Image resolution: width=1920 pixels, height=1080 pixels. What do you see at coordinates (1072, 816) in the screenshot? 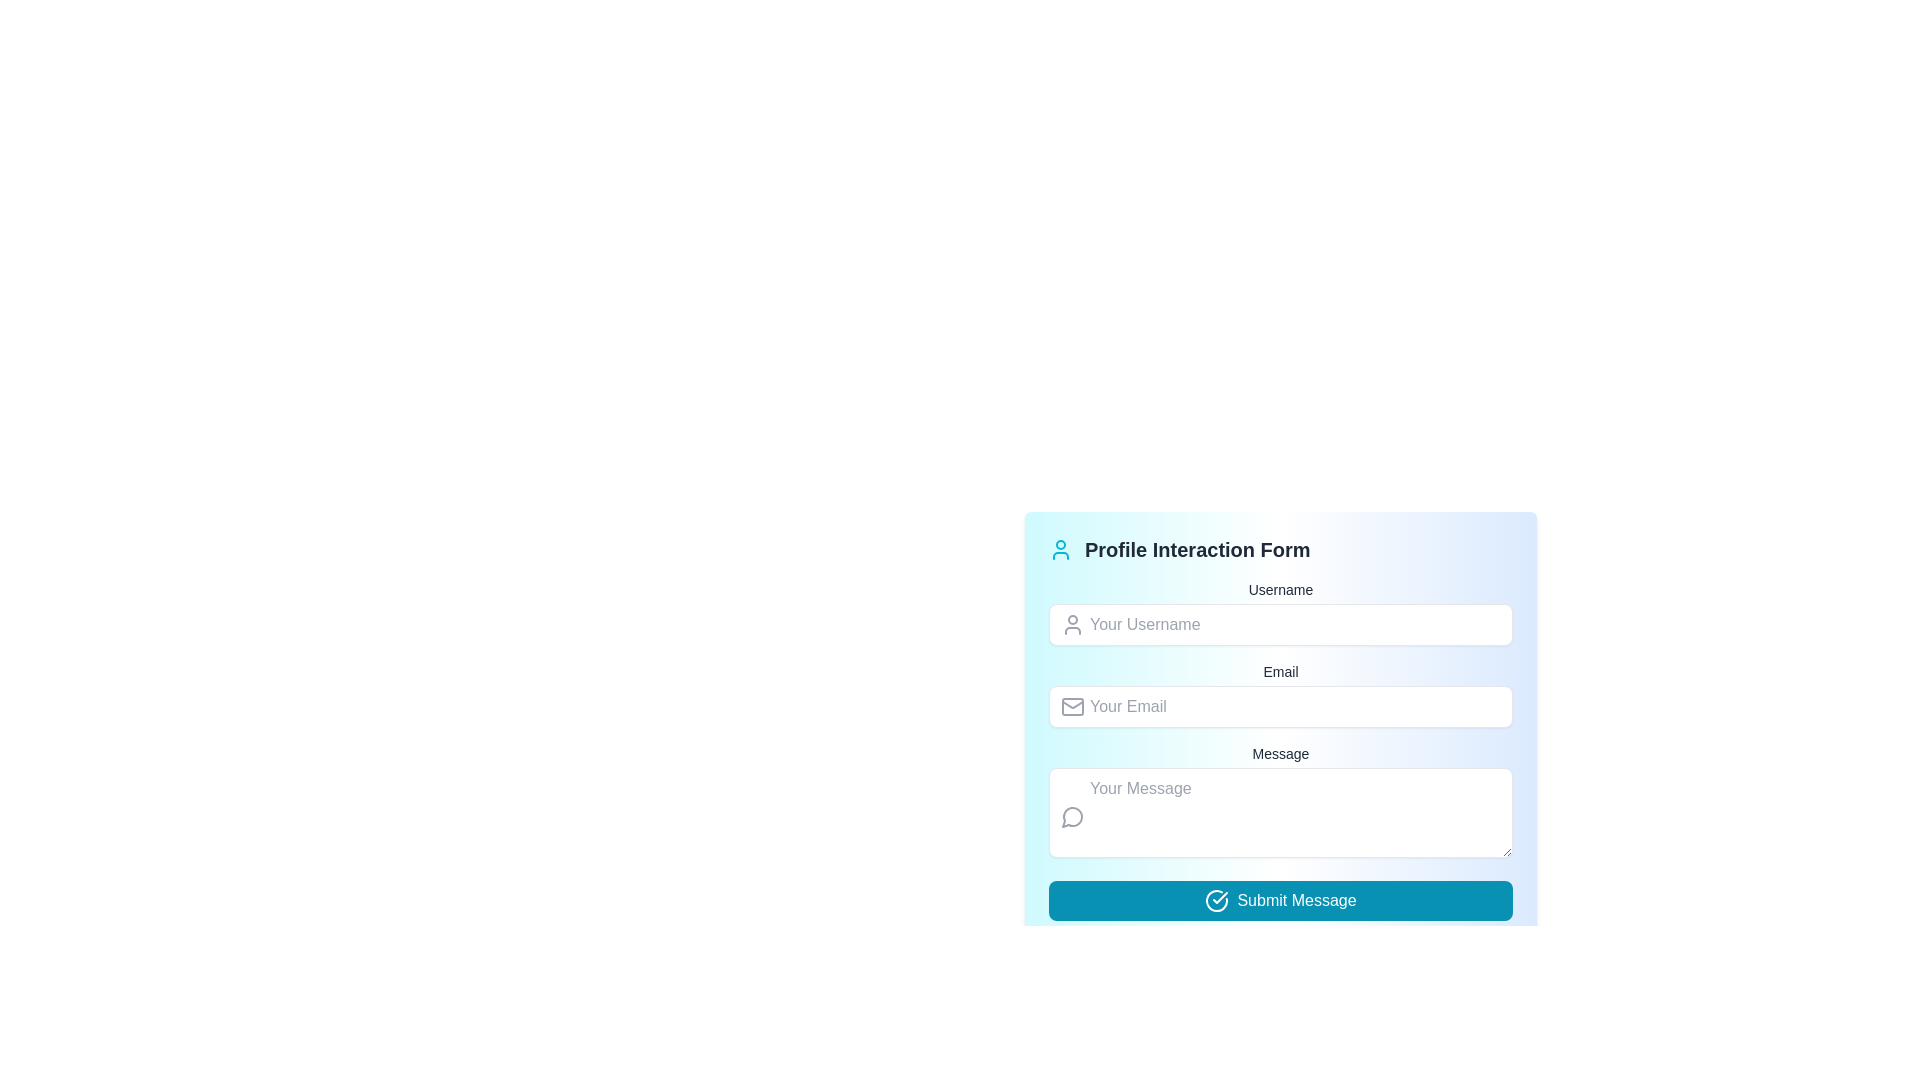
I see `the messaging icon located to the left of the 'Your Message' text input field at the bottom of the form` at bounding box center [1072, 816].